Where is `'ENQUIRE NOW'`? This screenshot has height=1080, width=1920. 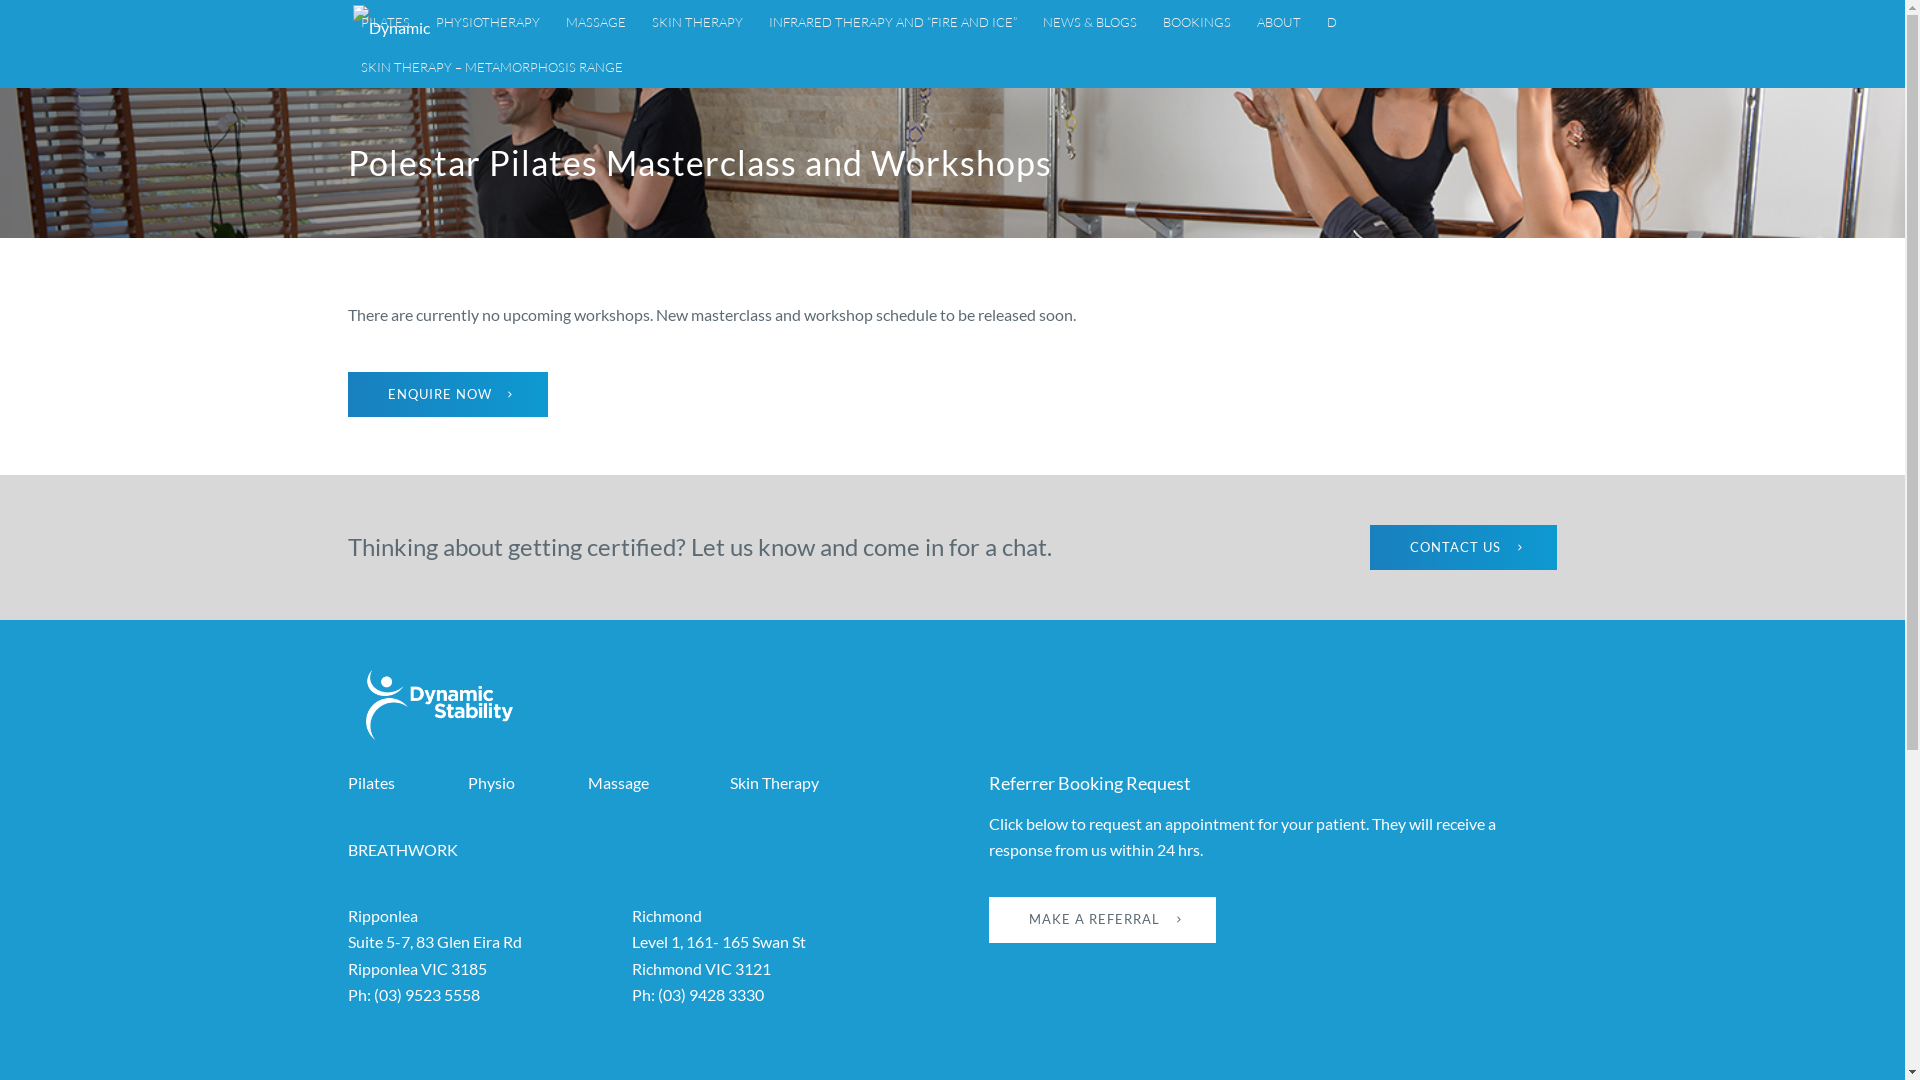 'ENQUIRE NOW' is located at coordinates (446, 394).